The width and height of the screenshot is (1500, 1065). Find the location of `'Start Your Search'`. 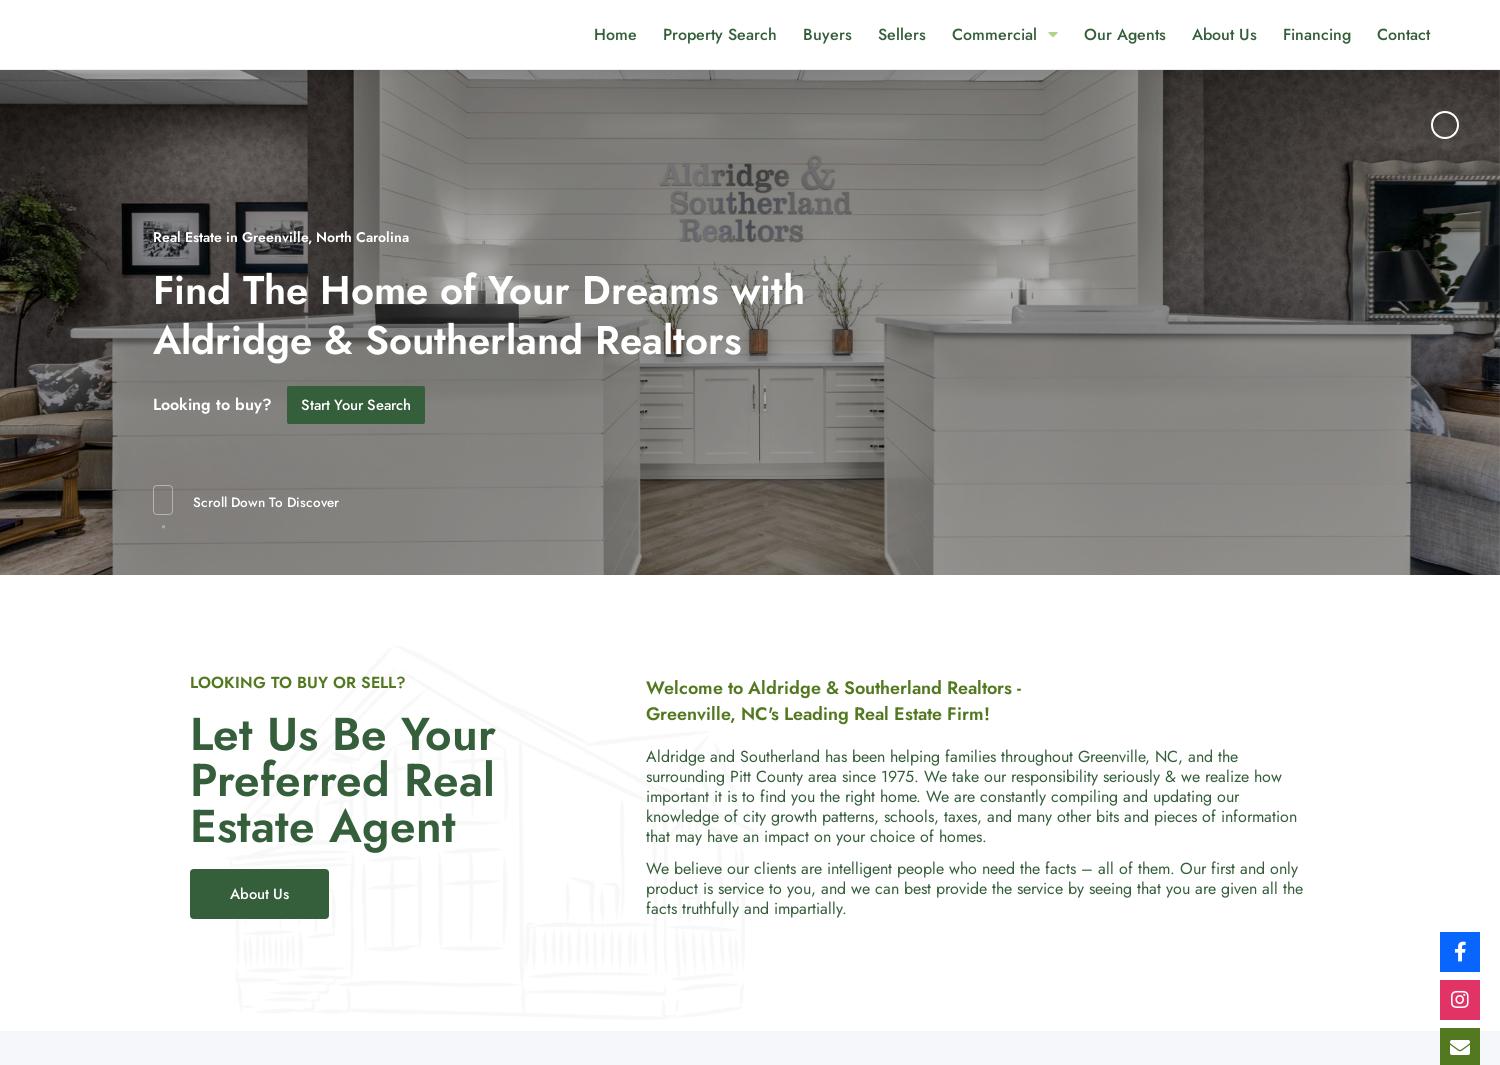

'Start Your Search' is located at coordinates (301, 402).